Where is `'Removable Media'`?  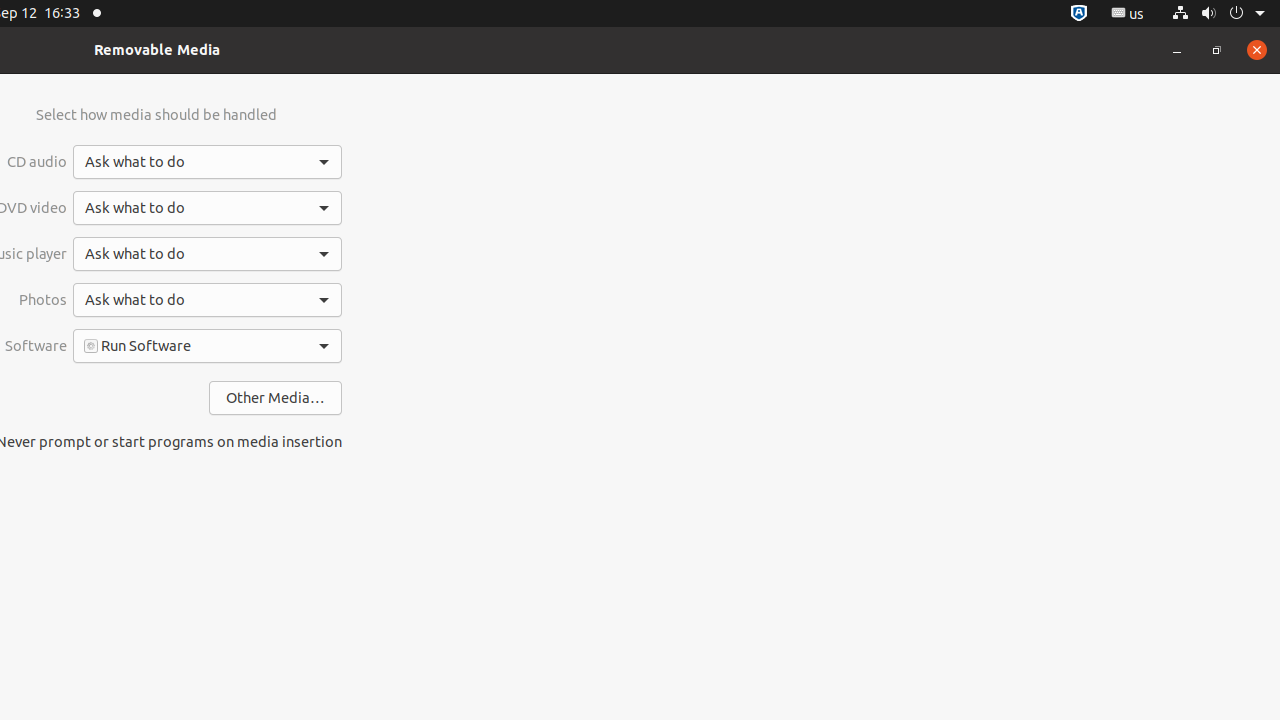 'Removable Media' is located at coordinates (156, 48).